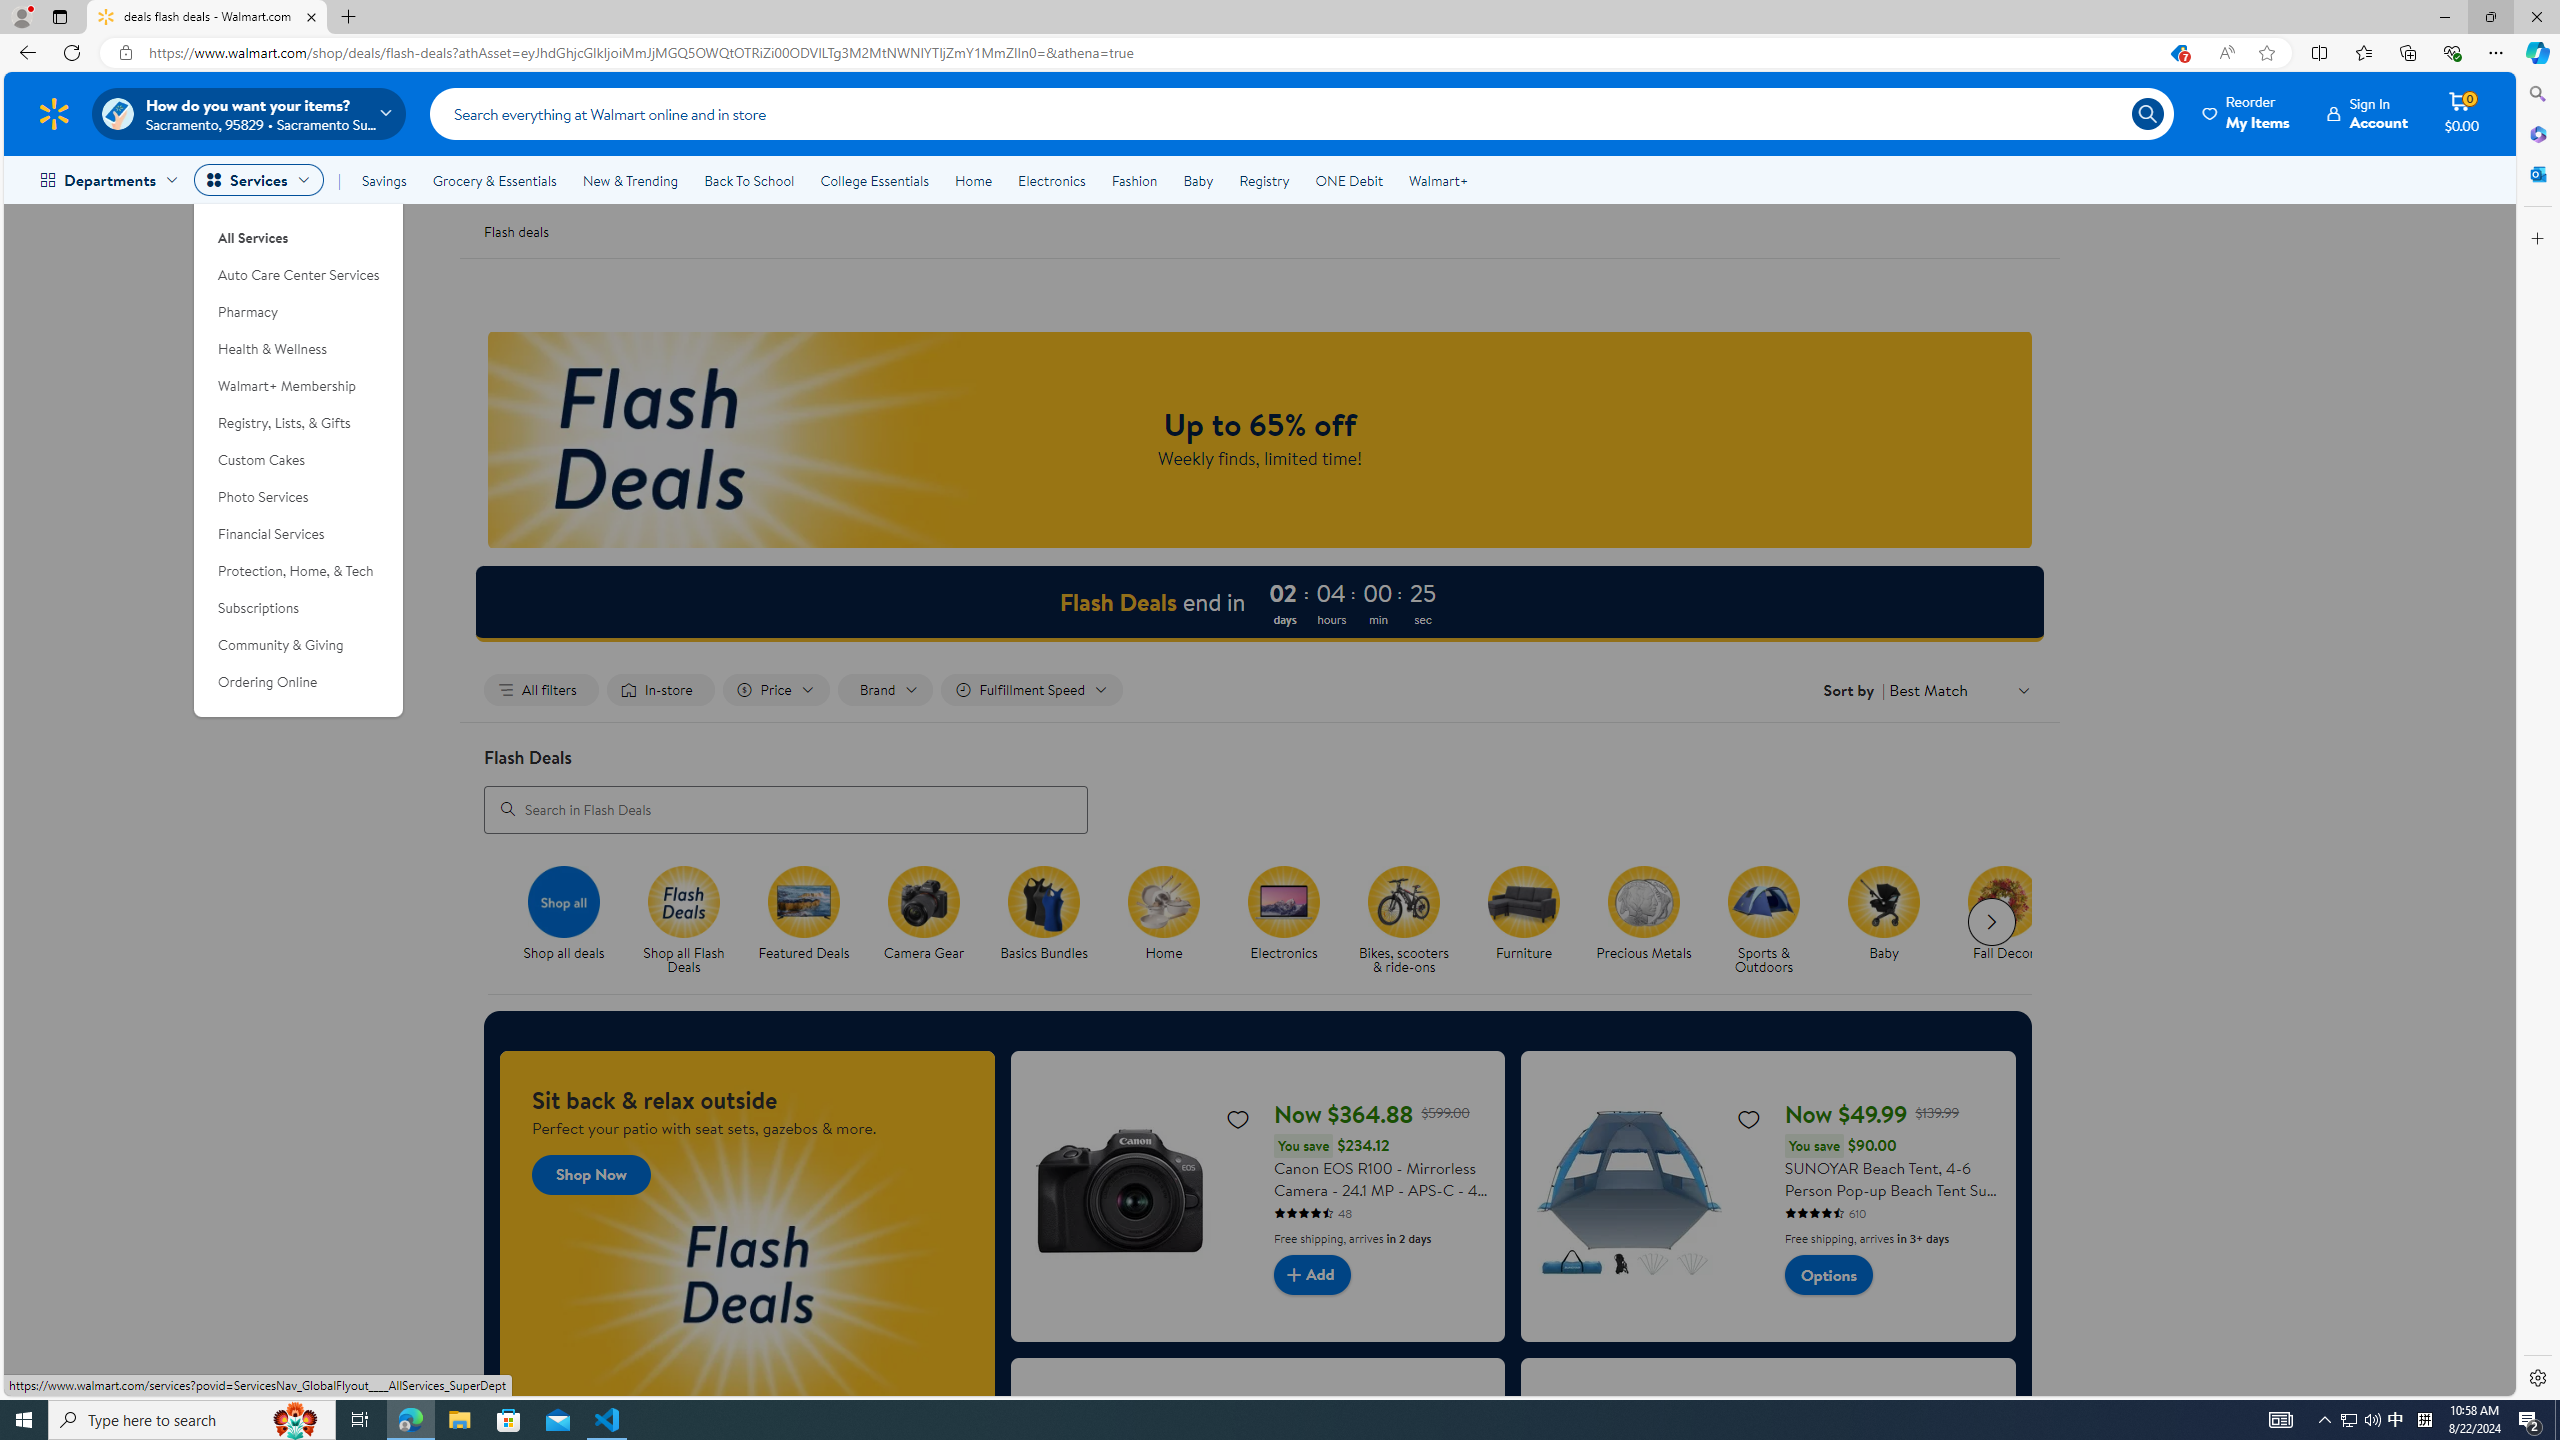 The image size is (2560, 1440). I want to click on 'Auto Care Center Services', so click(298, 275).